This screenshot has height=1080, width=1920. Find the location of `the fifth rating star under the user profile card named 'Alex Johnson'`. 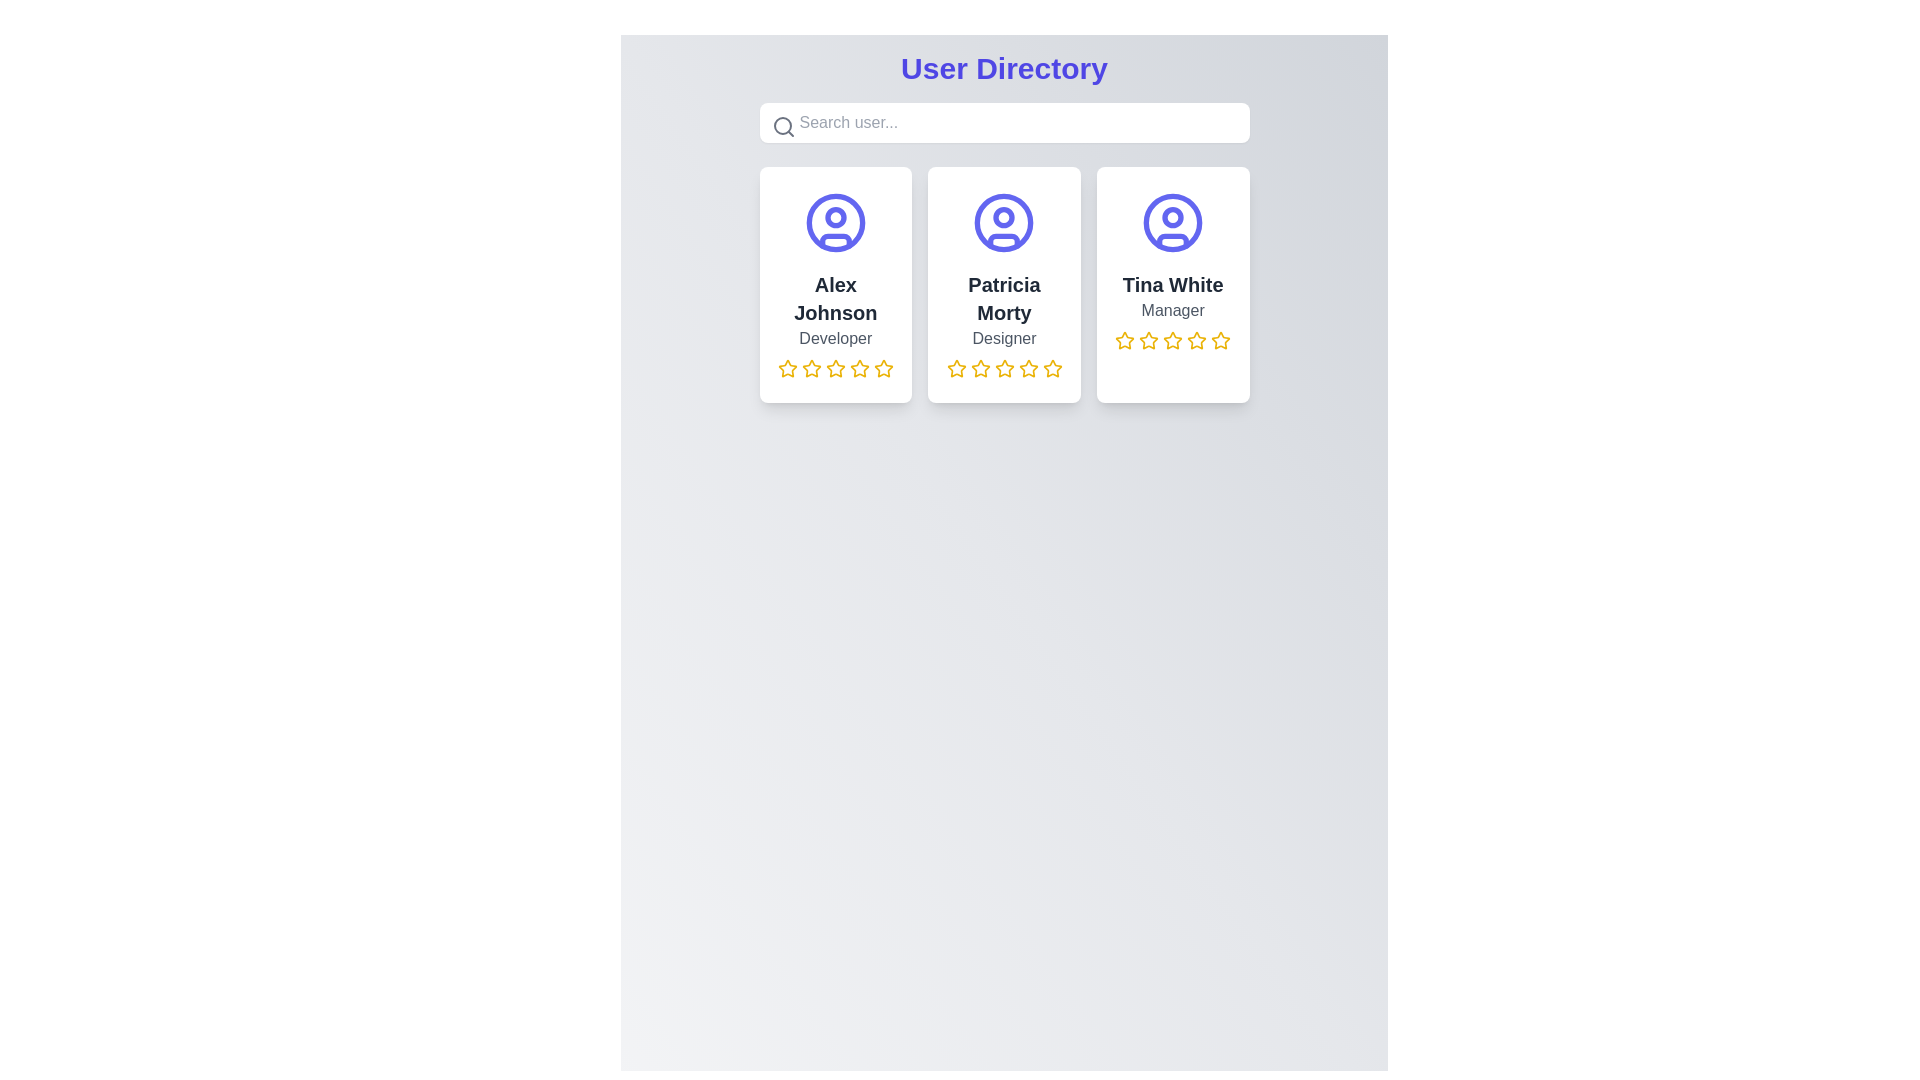

the fifth rating star under the user profile card named 'Alex Johnson' is located at coordinates (859, 369).